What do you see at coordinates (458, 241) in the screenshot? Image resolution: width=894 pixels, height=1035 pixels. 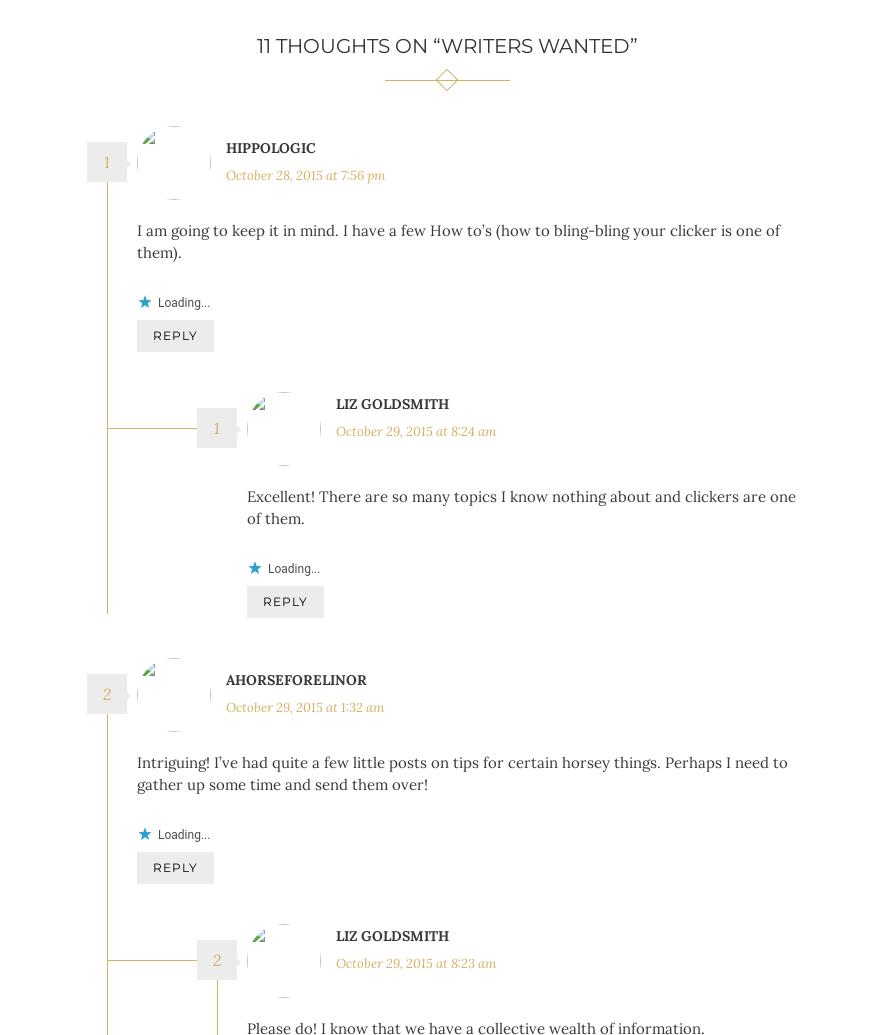 I see `'I am going to keep it in mind. I have a few How to’s (how to bling-bling your clicker is one of them).'` at bounding box center [458, 241].